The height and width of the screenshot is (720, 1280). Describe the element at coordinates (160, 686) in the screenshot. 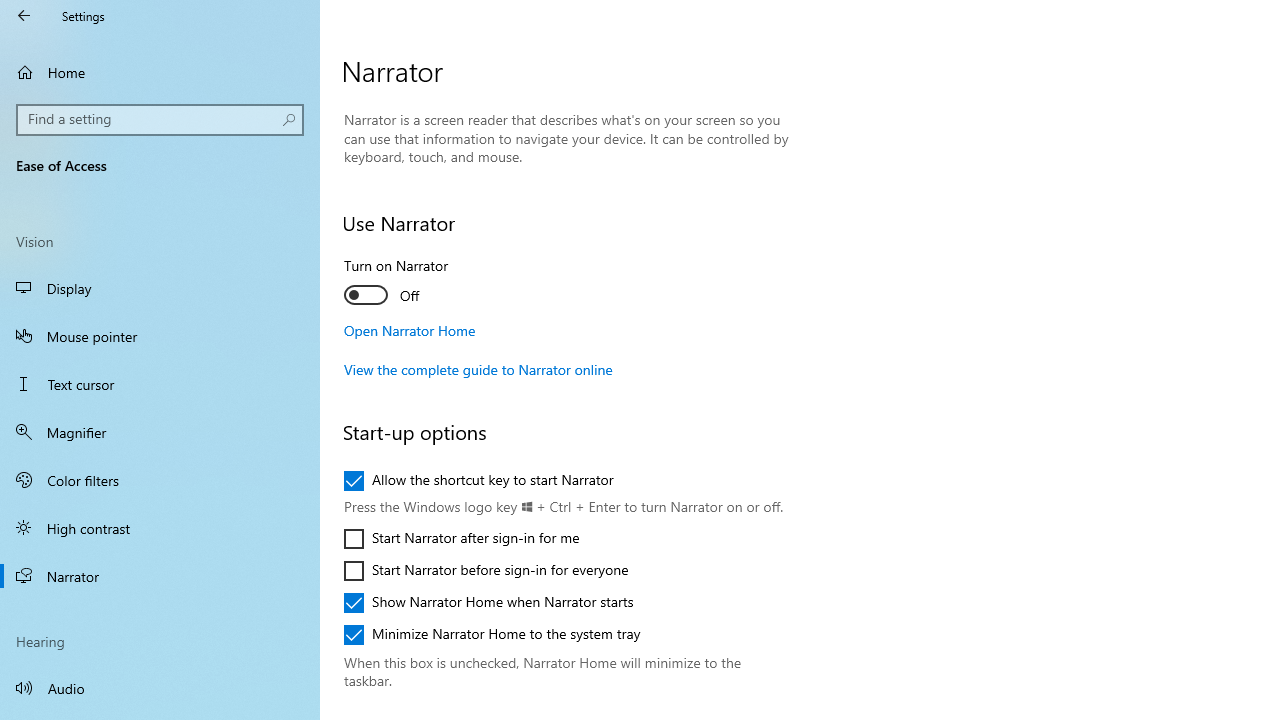

I see `'Audio'` at that location.